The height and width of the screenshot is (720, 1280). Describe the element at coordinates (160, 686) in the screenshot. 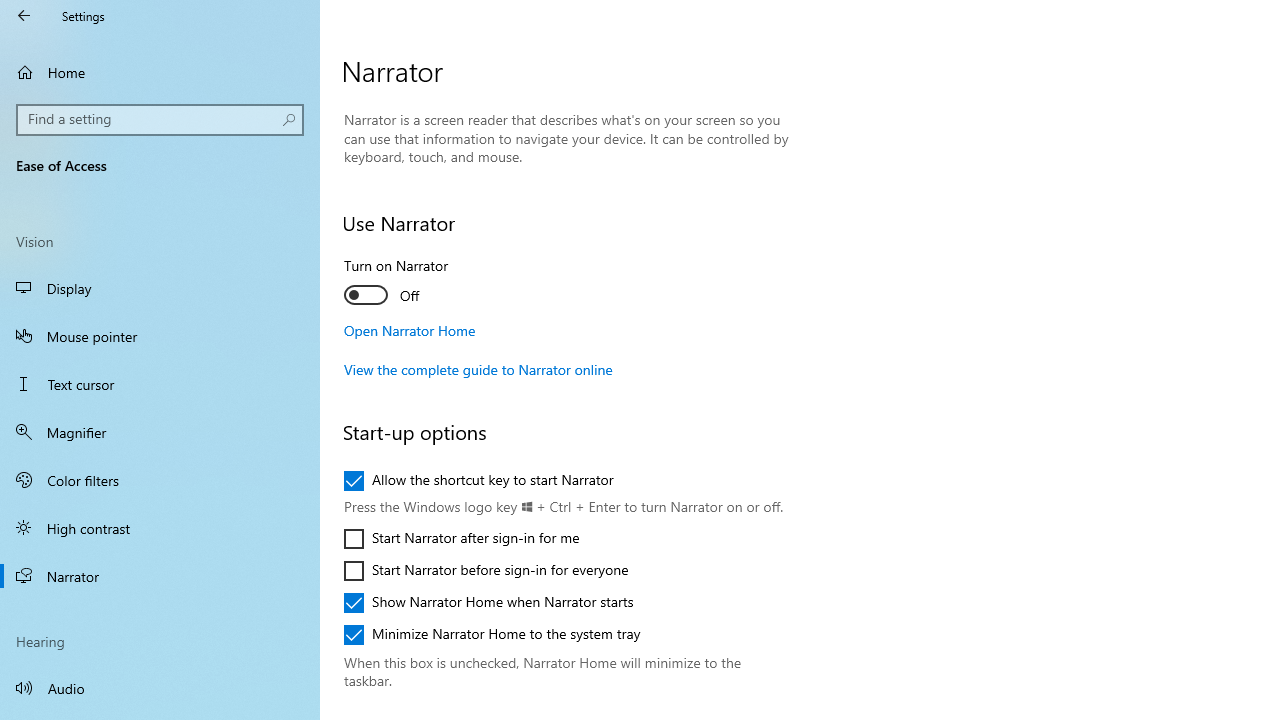

I see `'Audio'` at that location.